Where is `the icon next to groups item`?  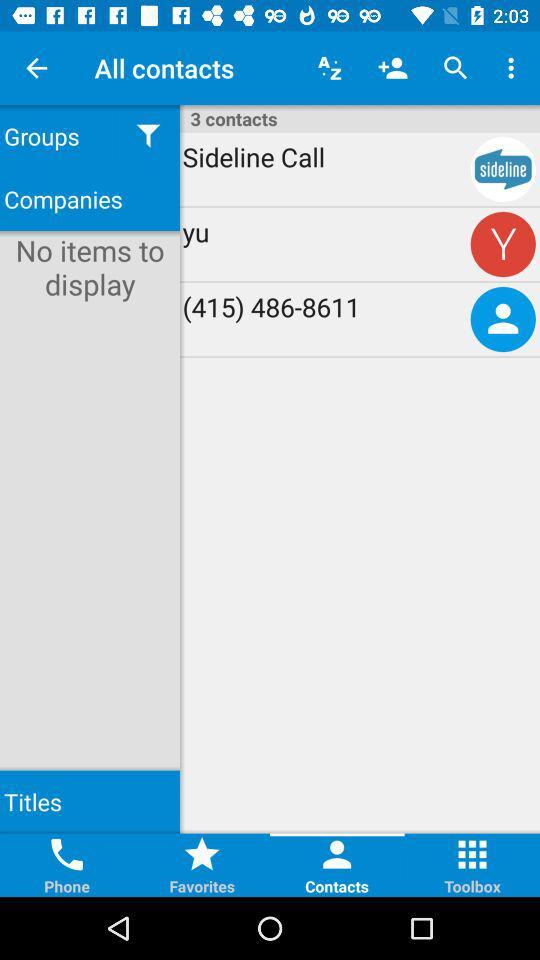 the icon next to groups item is located at coordinates (147, 135).